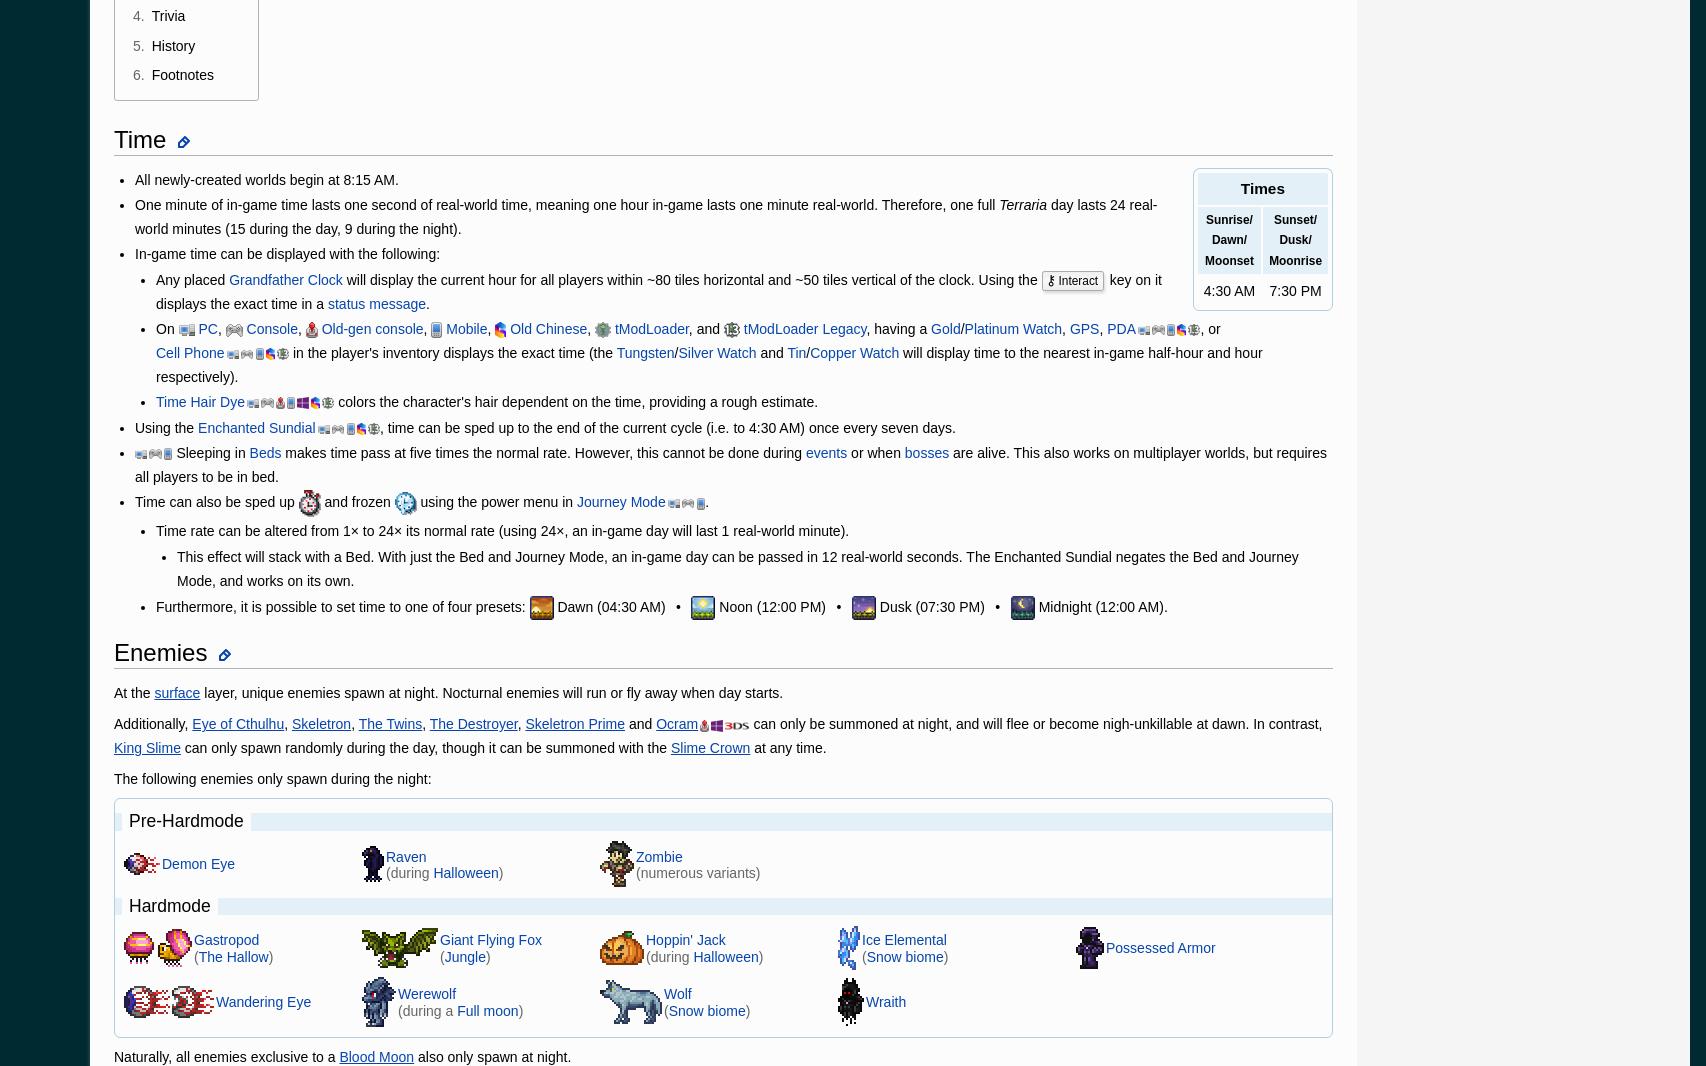  Describe the element at coordinates (255, 25) in the screenshot. I see `'Español'` at that location.